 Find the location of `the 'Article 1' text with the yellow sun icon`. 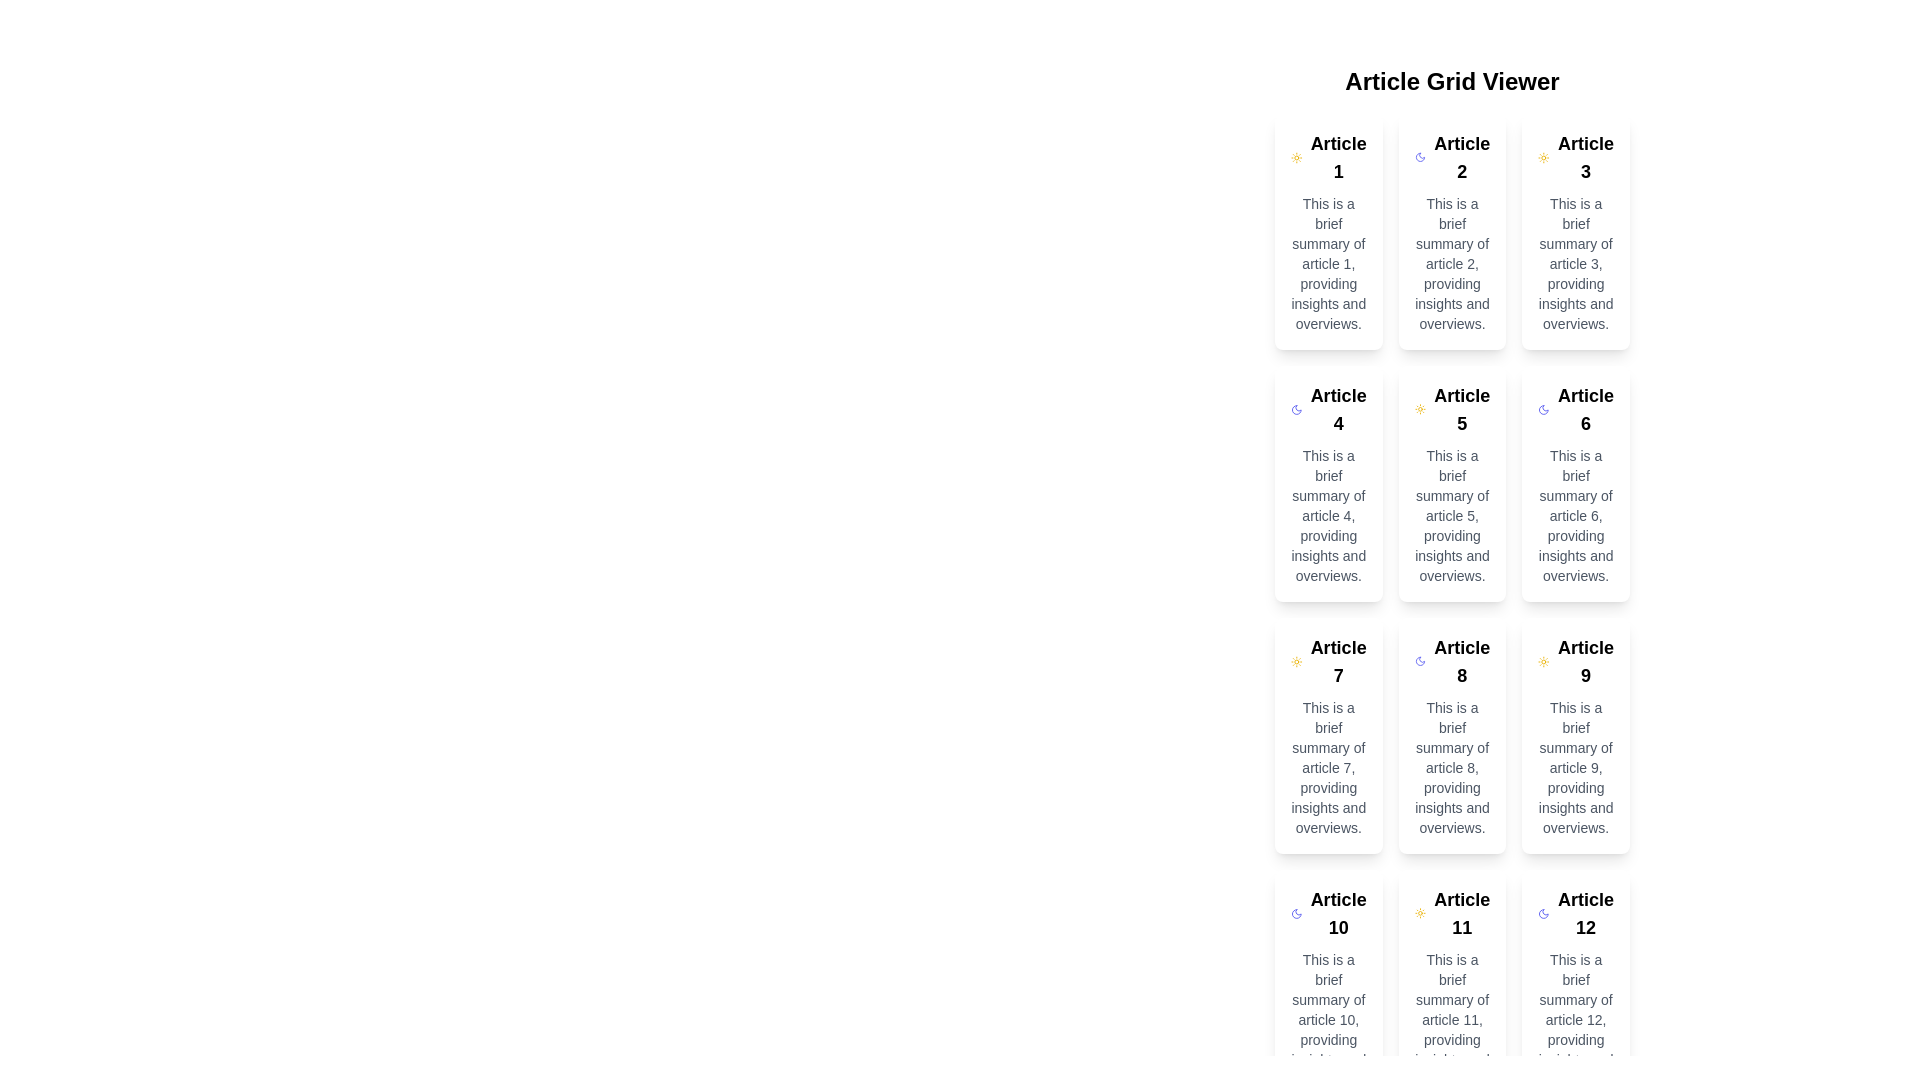

the 'Article 1' text with the yellow sun icon is located at coordinates (1328, 157).